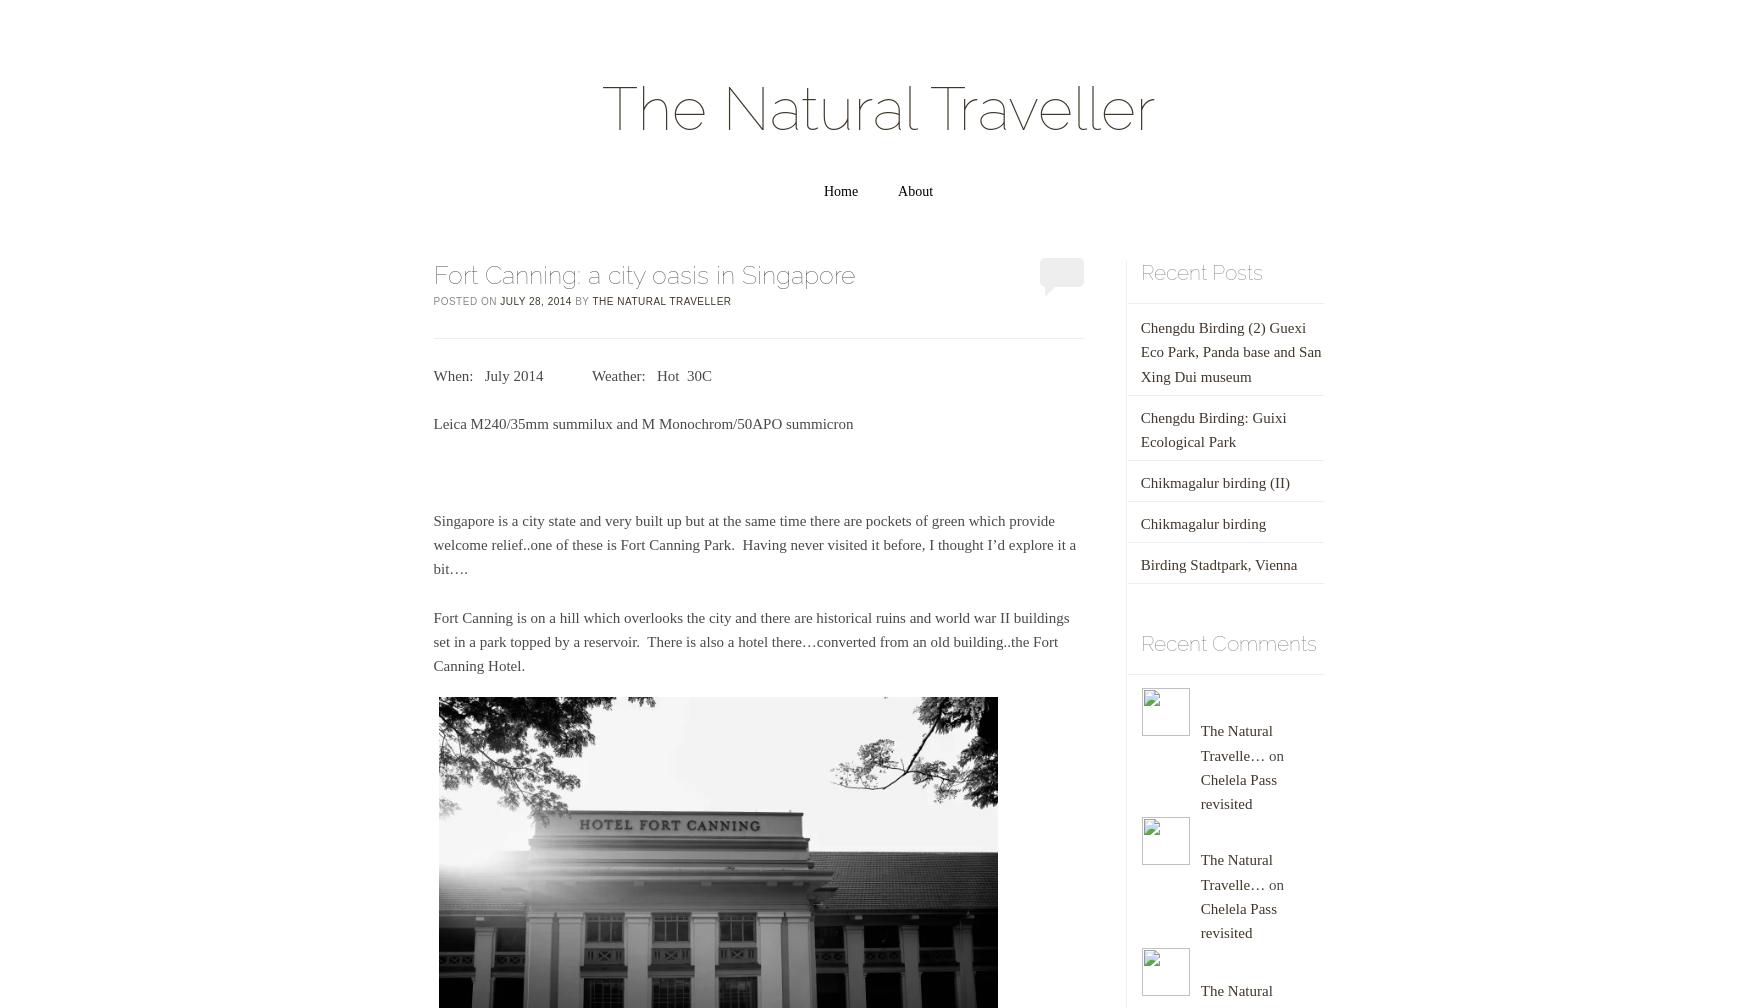 The height and width of the screenshot is (1008, 1757). What do you see at coordinates (431, 544) in the screenshot?
I see `'Singapore is a city state and very built up but at the same time there are pockets of green which provide welcome relief..one of these is Fort Canning Park.  Having never visited it before, I thought I’d explore it a bit….'` at bounding box center [431, 544].